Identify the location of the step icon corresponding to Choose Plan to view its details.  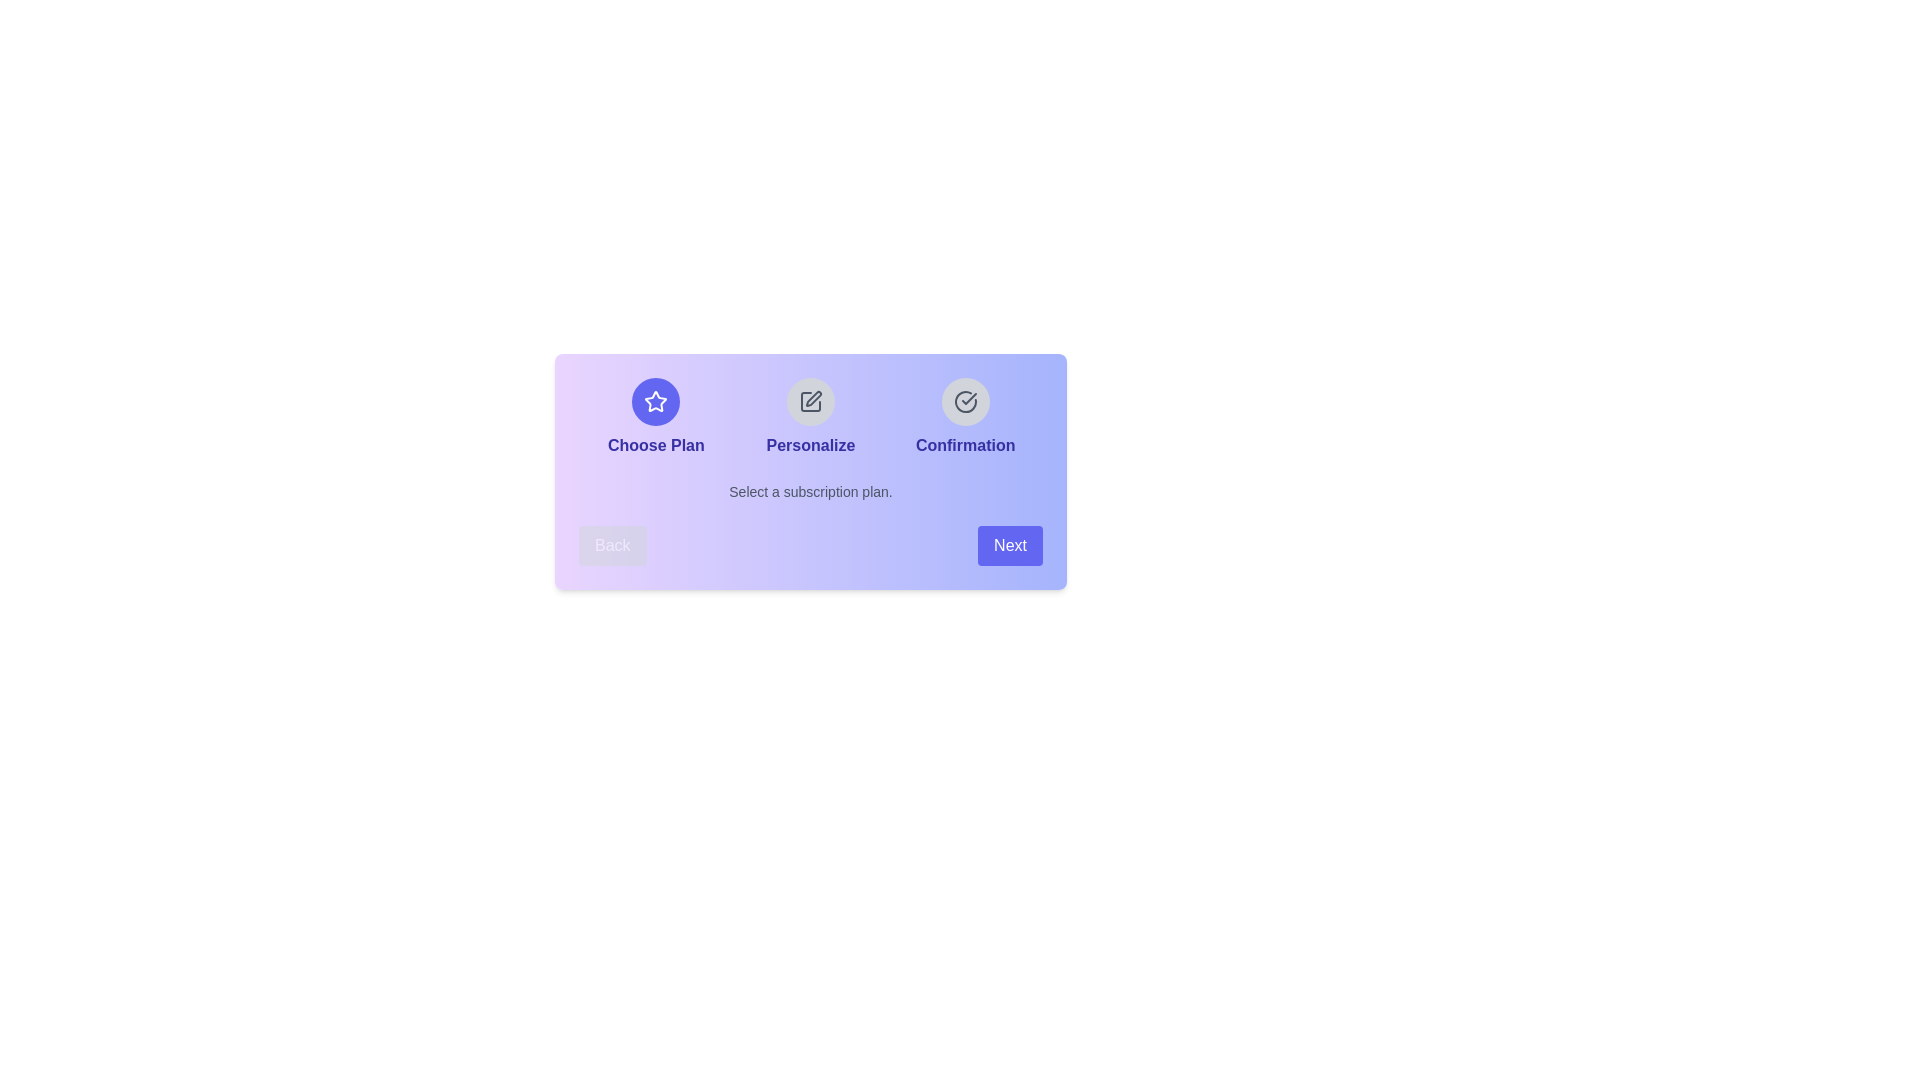
(656, 401).